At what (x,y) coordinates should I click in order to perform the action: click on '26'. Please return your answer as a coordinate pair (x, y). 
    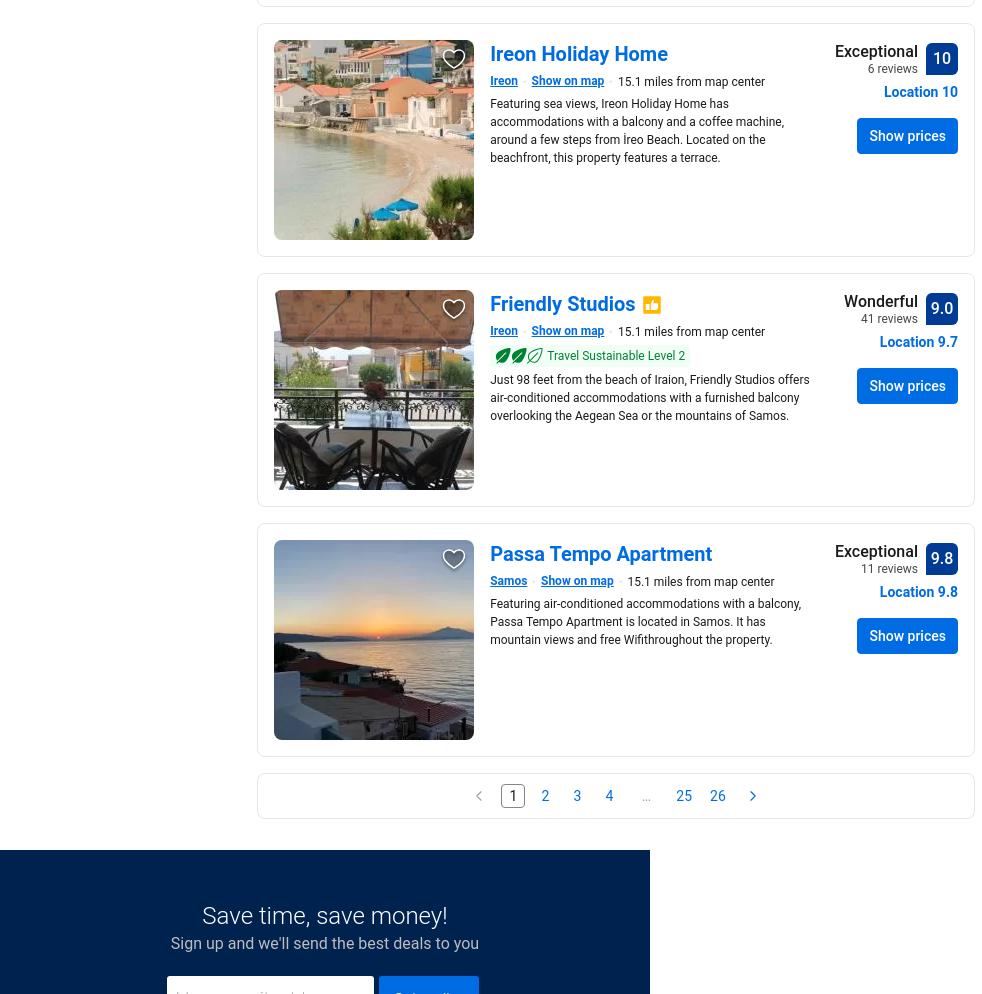
    Looking at the image, I should click on (716, 795).